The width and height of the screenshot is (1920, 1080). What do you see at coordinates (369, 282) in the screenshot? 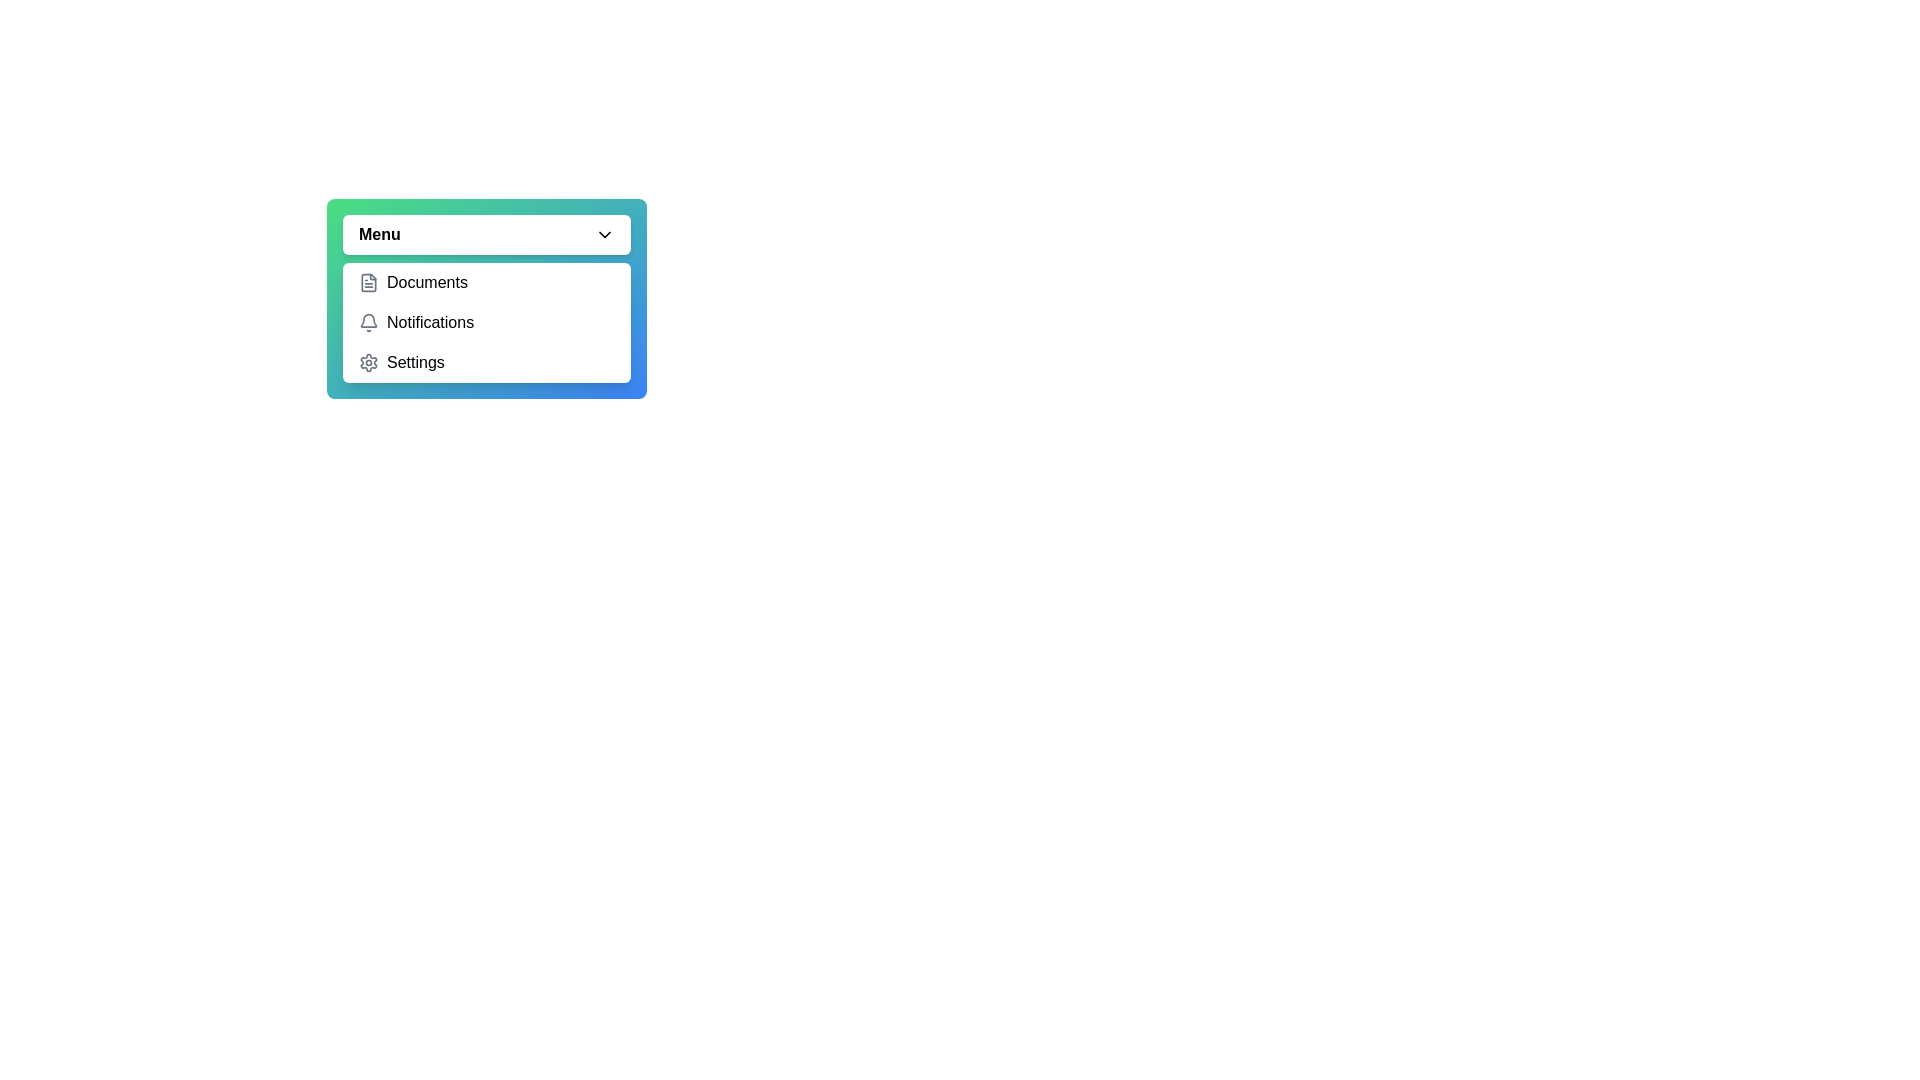
I see `the document icon with a gray outline located in the dropdown menu under 'Documents', positioned to the left of the text 'Documents'` at bounding box center [369, 282].